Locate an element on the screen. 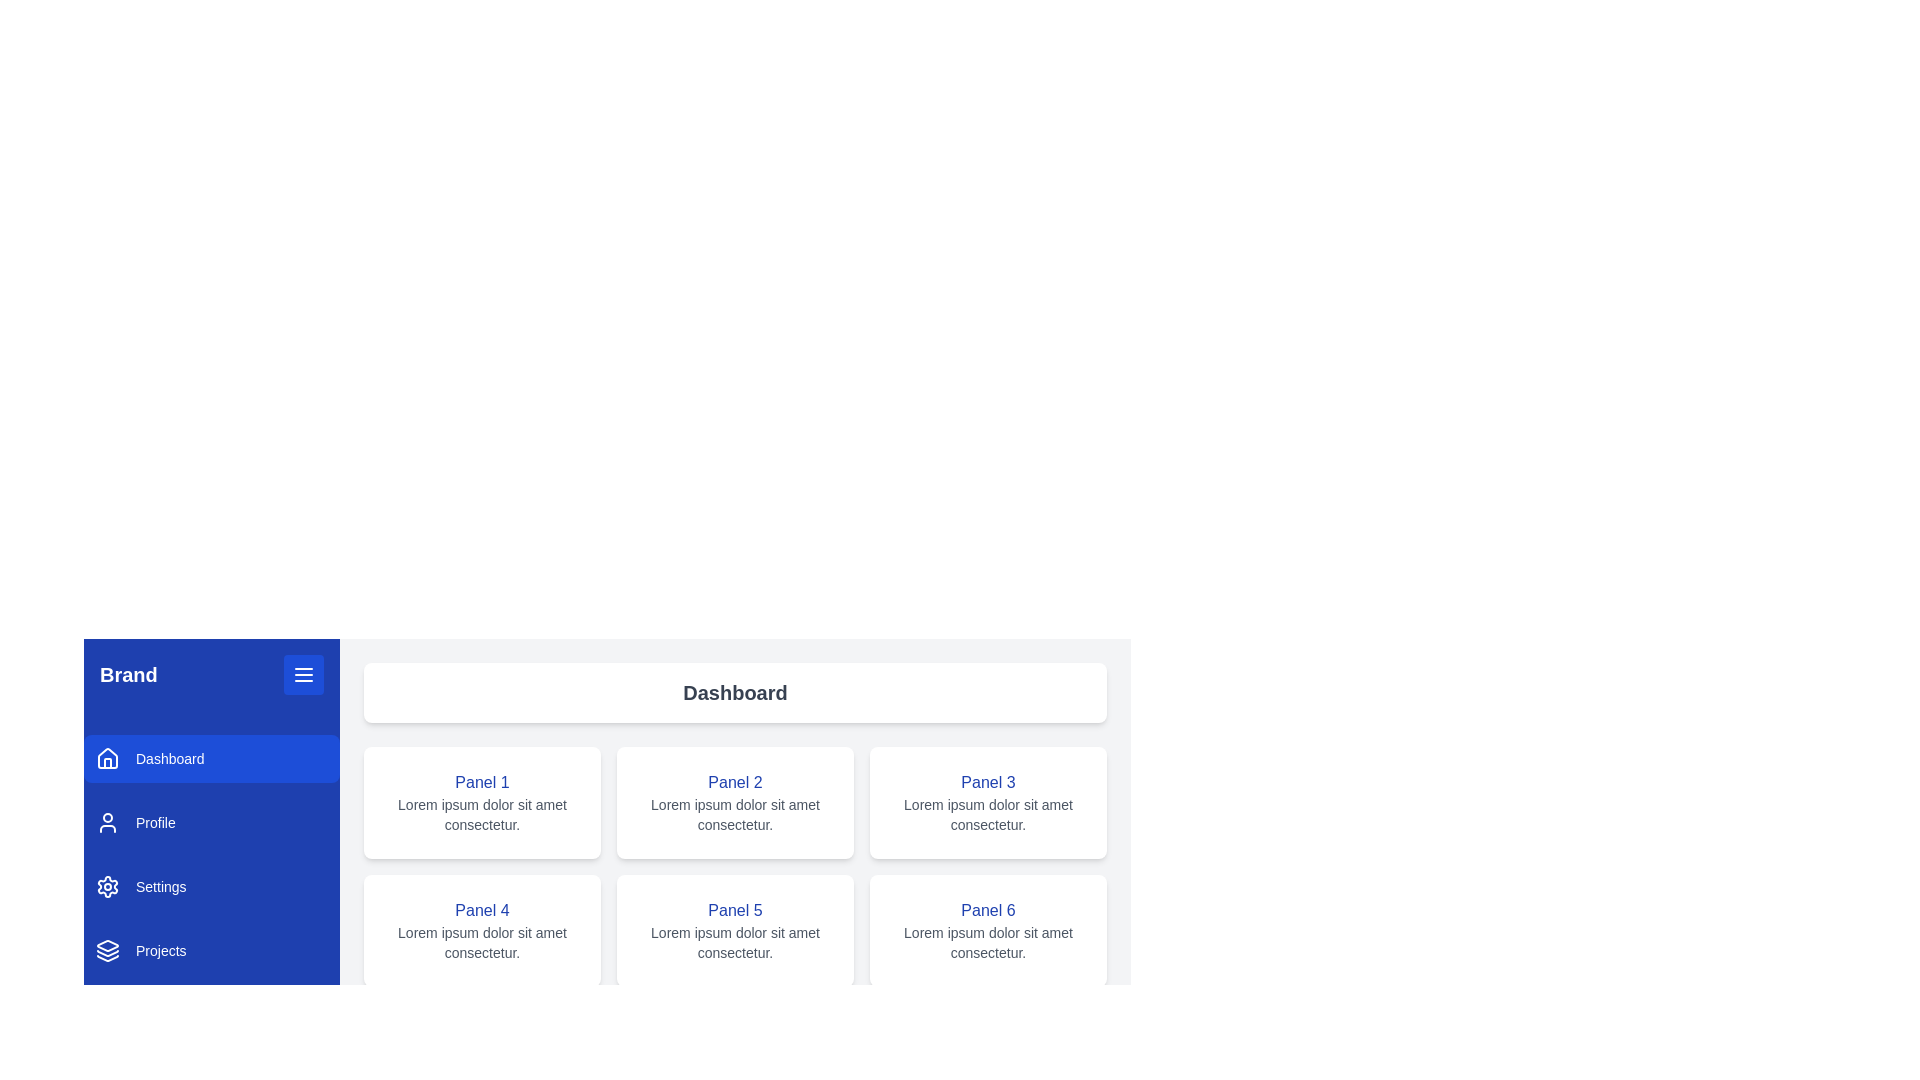  the profile icon located in the left navigation bar, which is positioned immediately to the left of the text 'Profile' is located at coordinates (107, 822).